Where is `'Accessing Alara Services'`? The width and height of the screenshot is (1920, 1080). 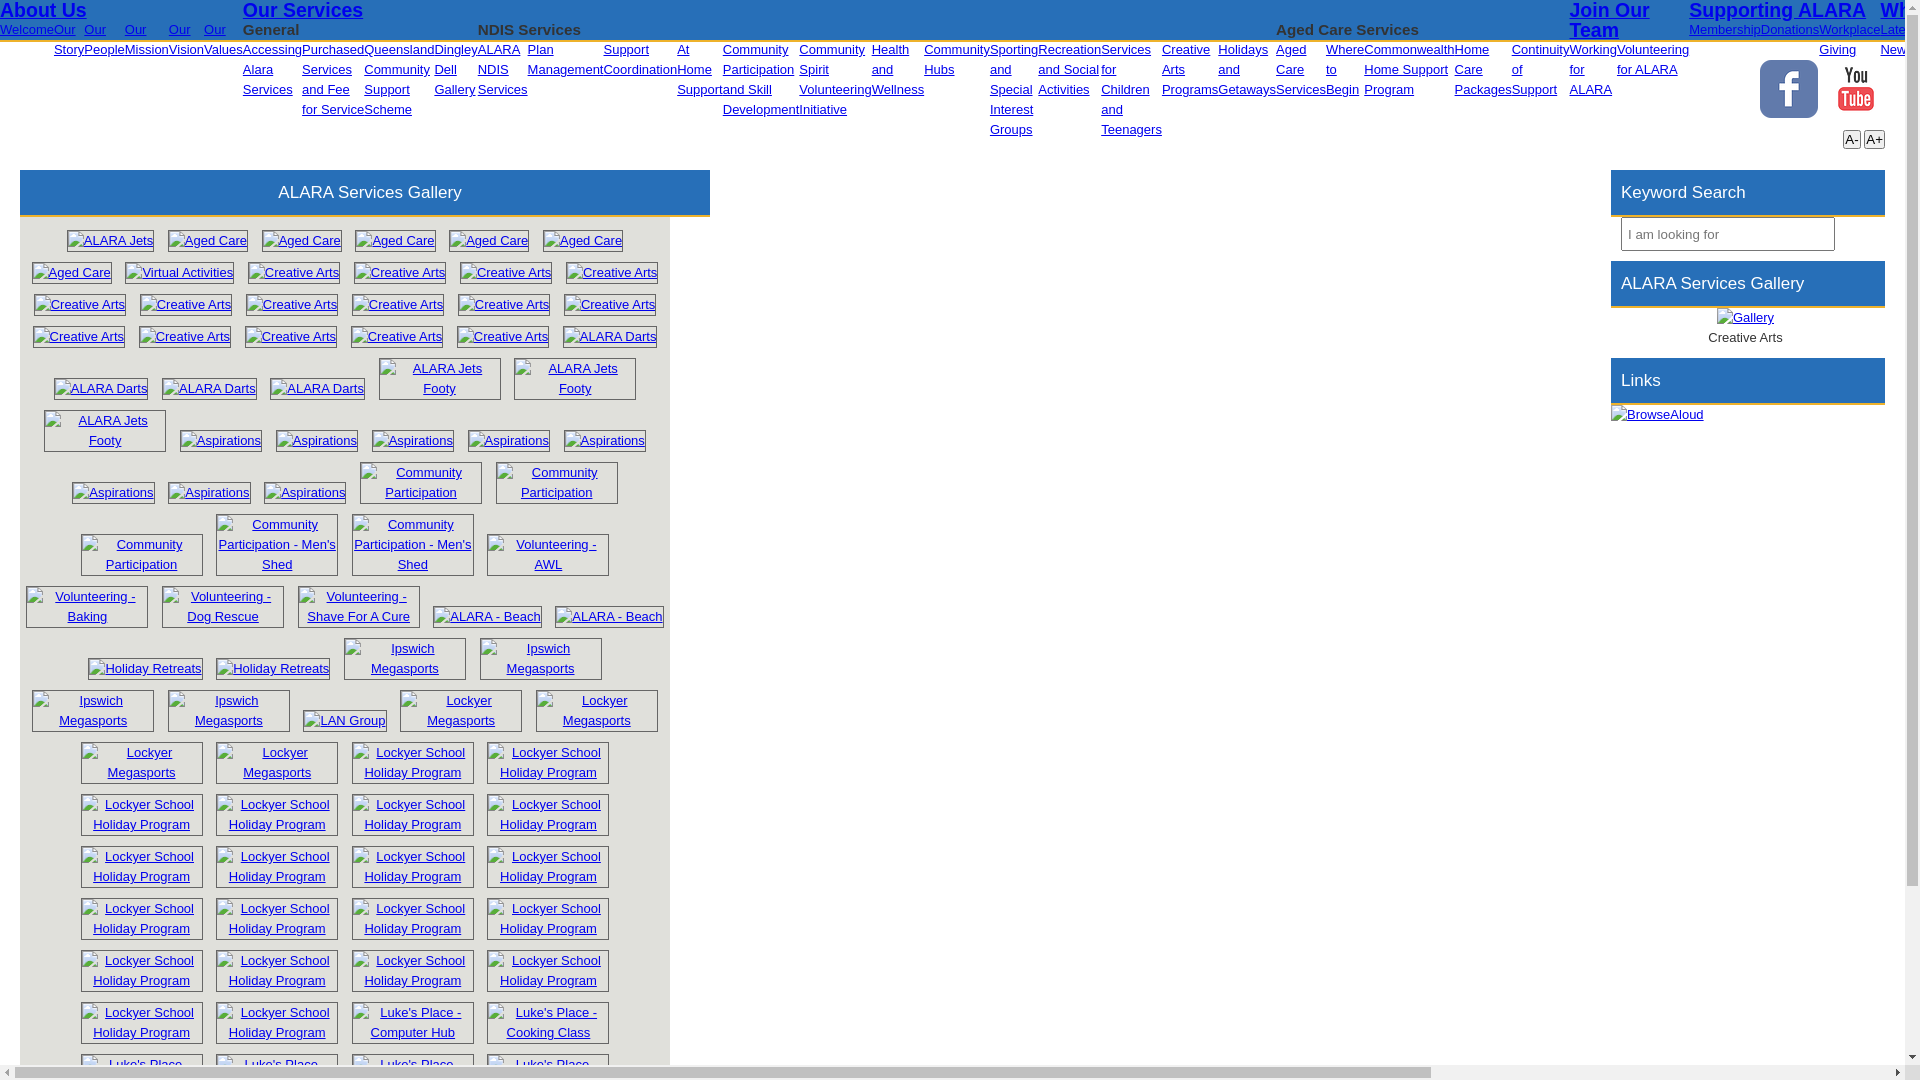 'Accessing Alara Services' is located at coordinates (242, 68).